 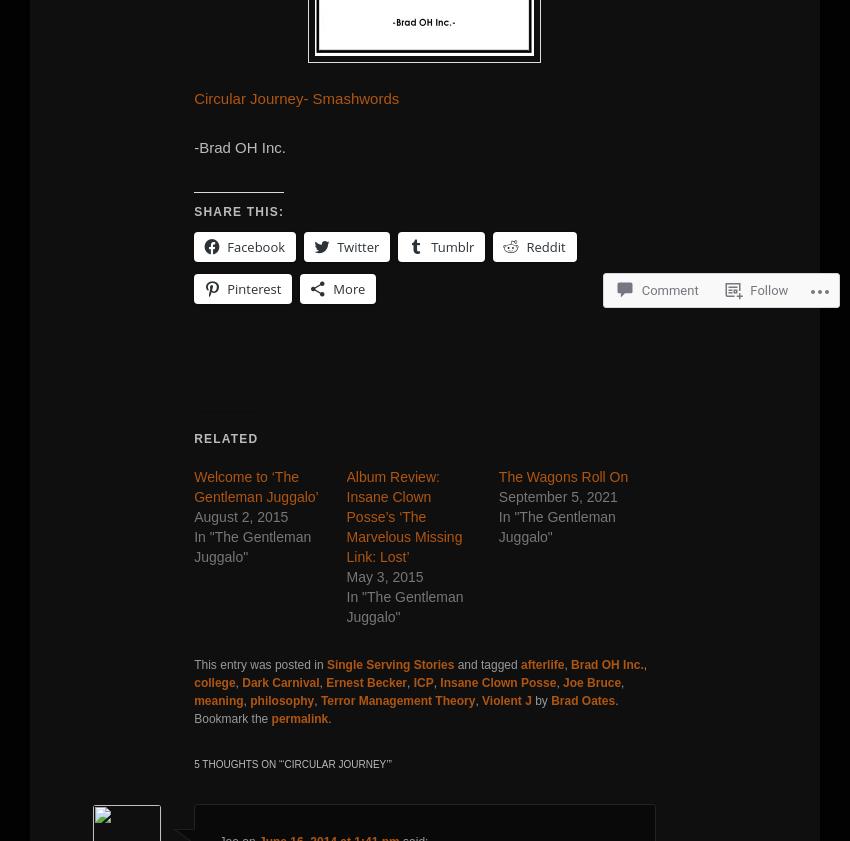 I want to click on 'college', so click(x=214, y=681).